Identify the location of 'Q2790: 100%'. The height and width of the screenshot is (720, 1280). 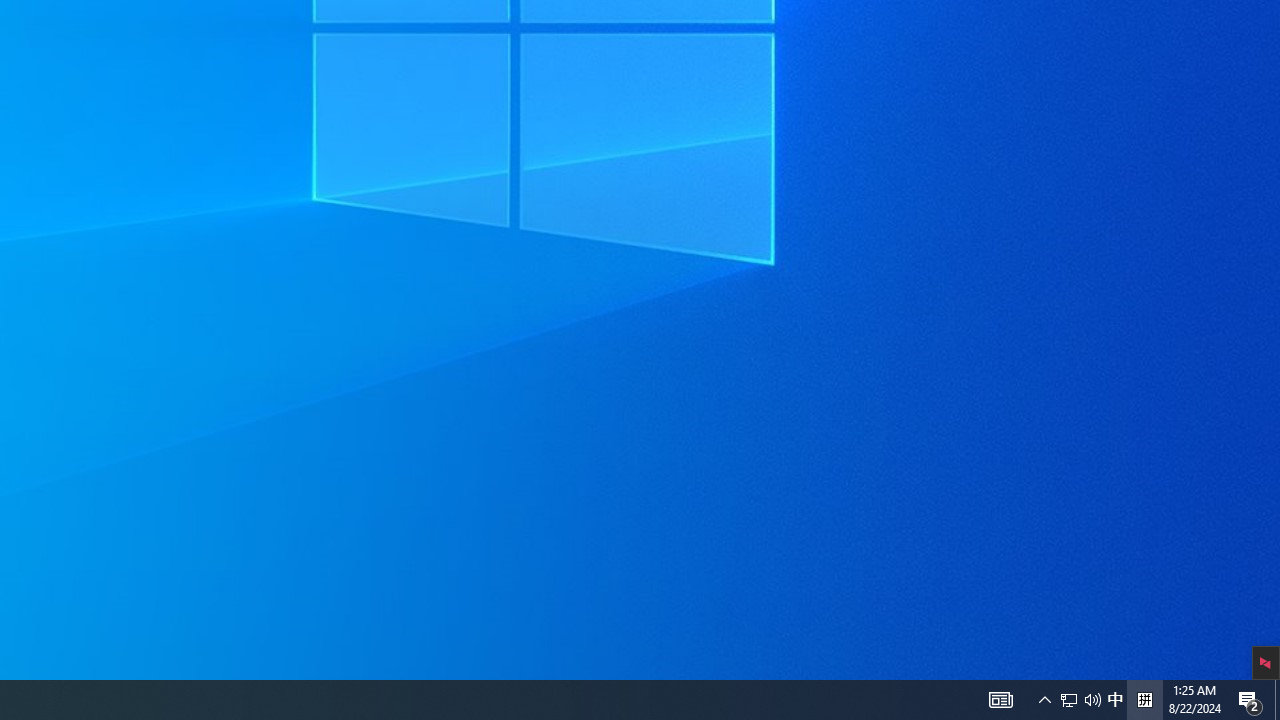
(1092, 698).